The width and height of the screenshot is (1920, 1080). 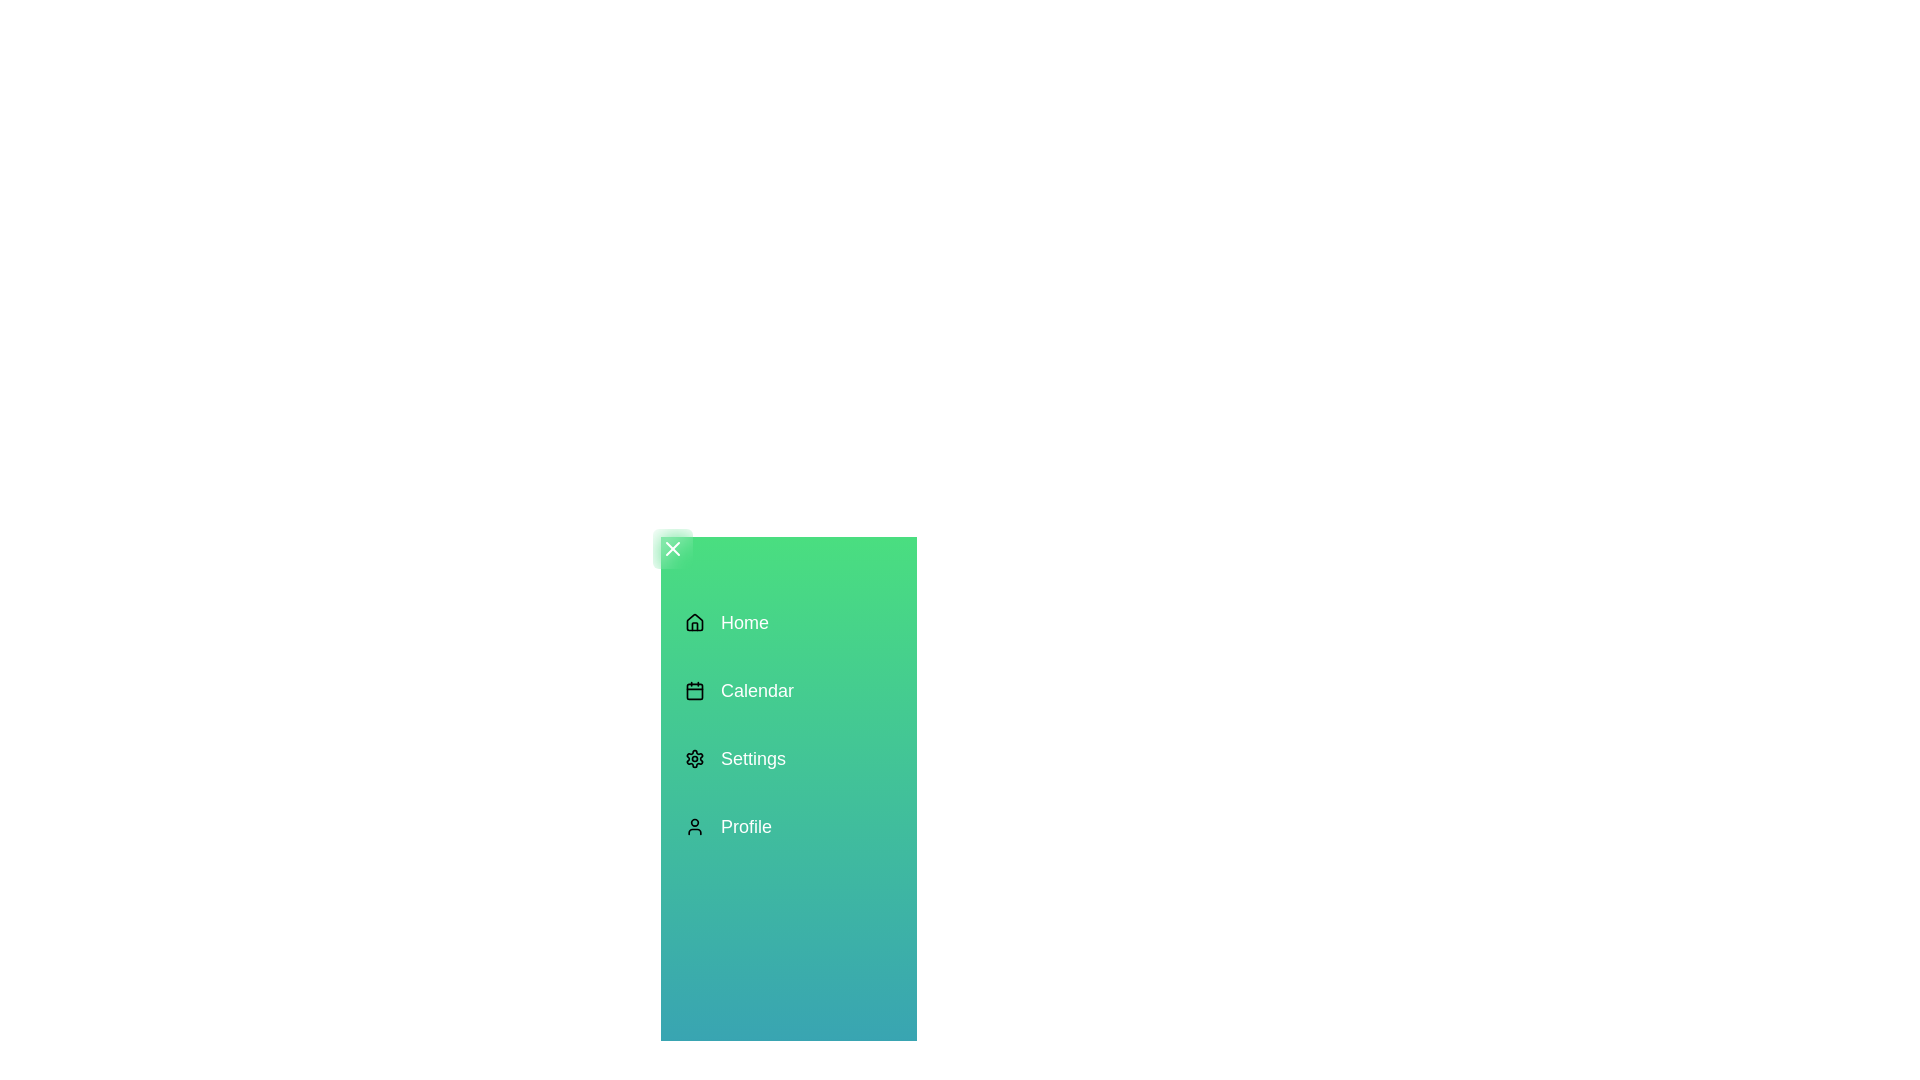 I want to click on the house icon located in the 'Home' menu item, so click(x=695, y=622).